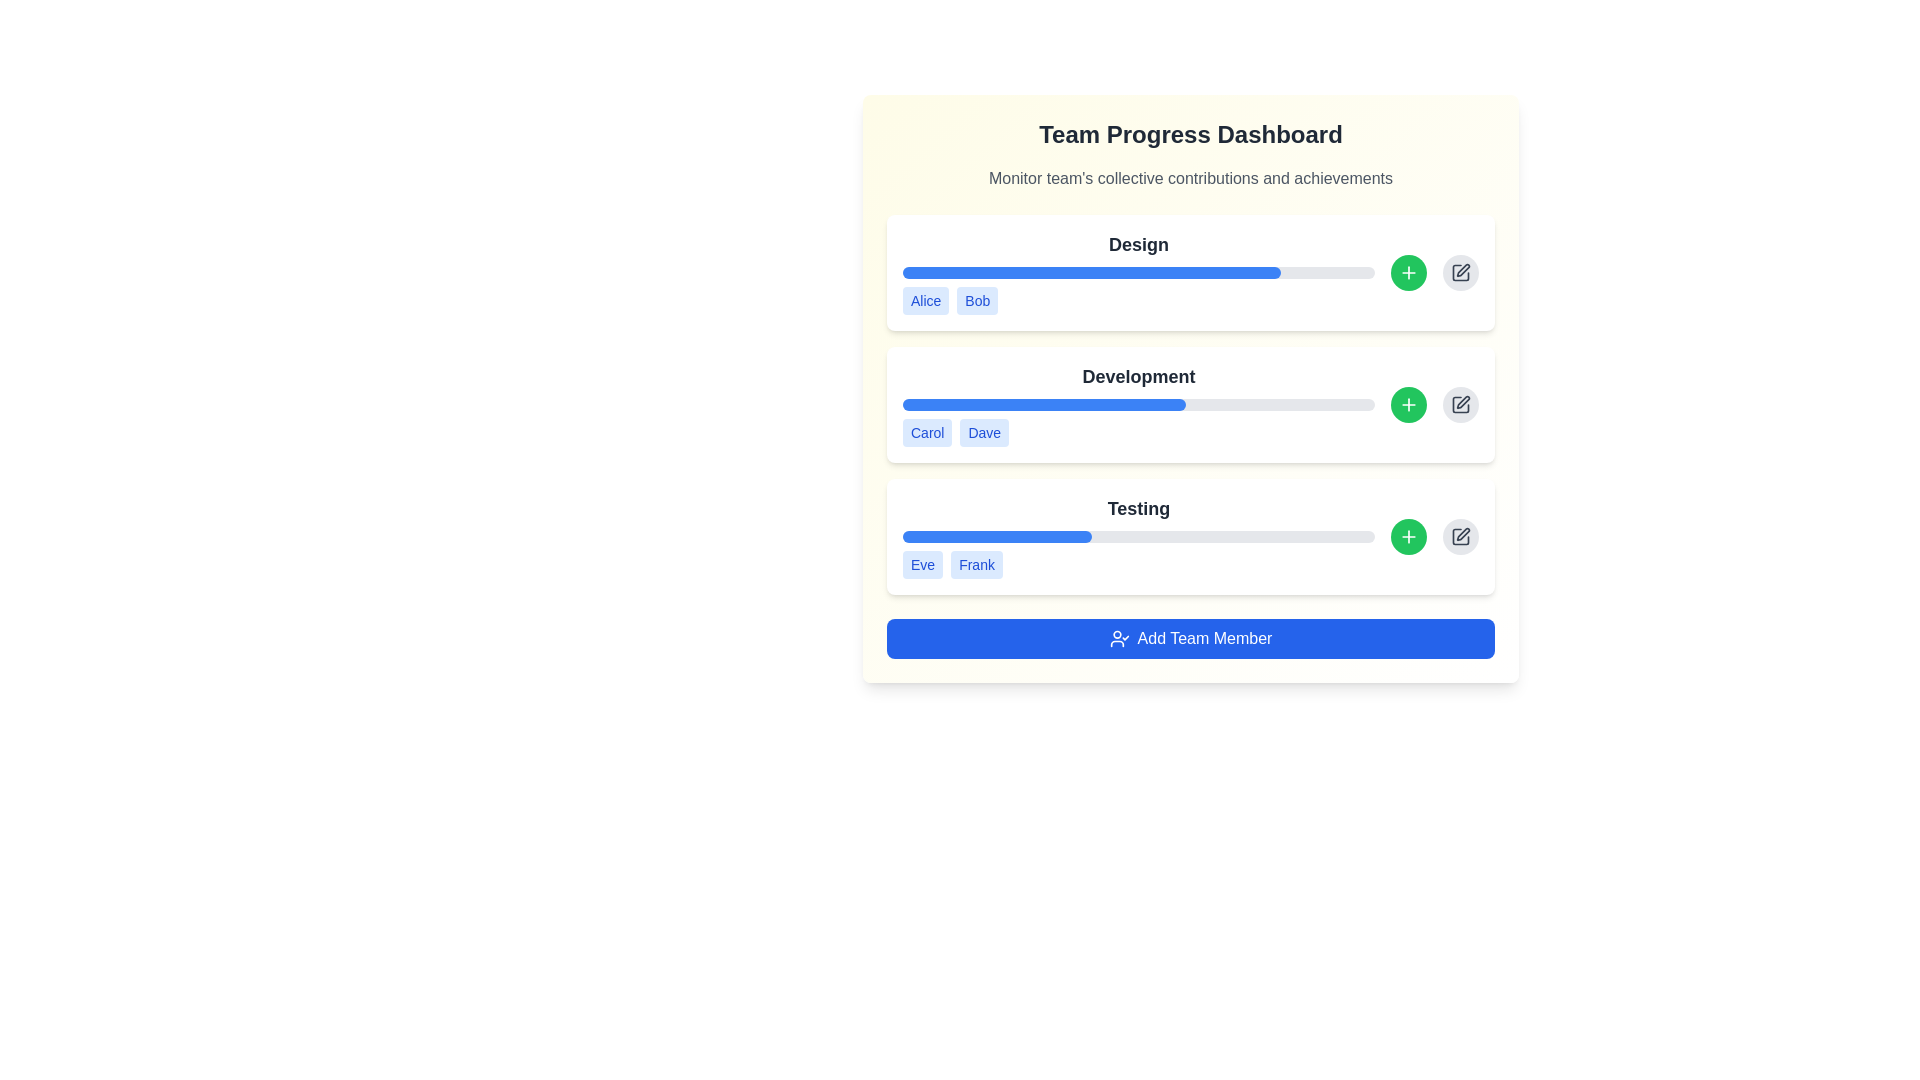 The height and width of the screenshot is (1080, 1920). What do you see at coordinates (1460, 535) in the screenshot?
I see `the edit SVG icon inside the circular button at the end of the 'Testing' section row in the Team Progress Dashboard to initiate editing` at bounding box center [1460, 535].